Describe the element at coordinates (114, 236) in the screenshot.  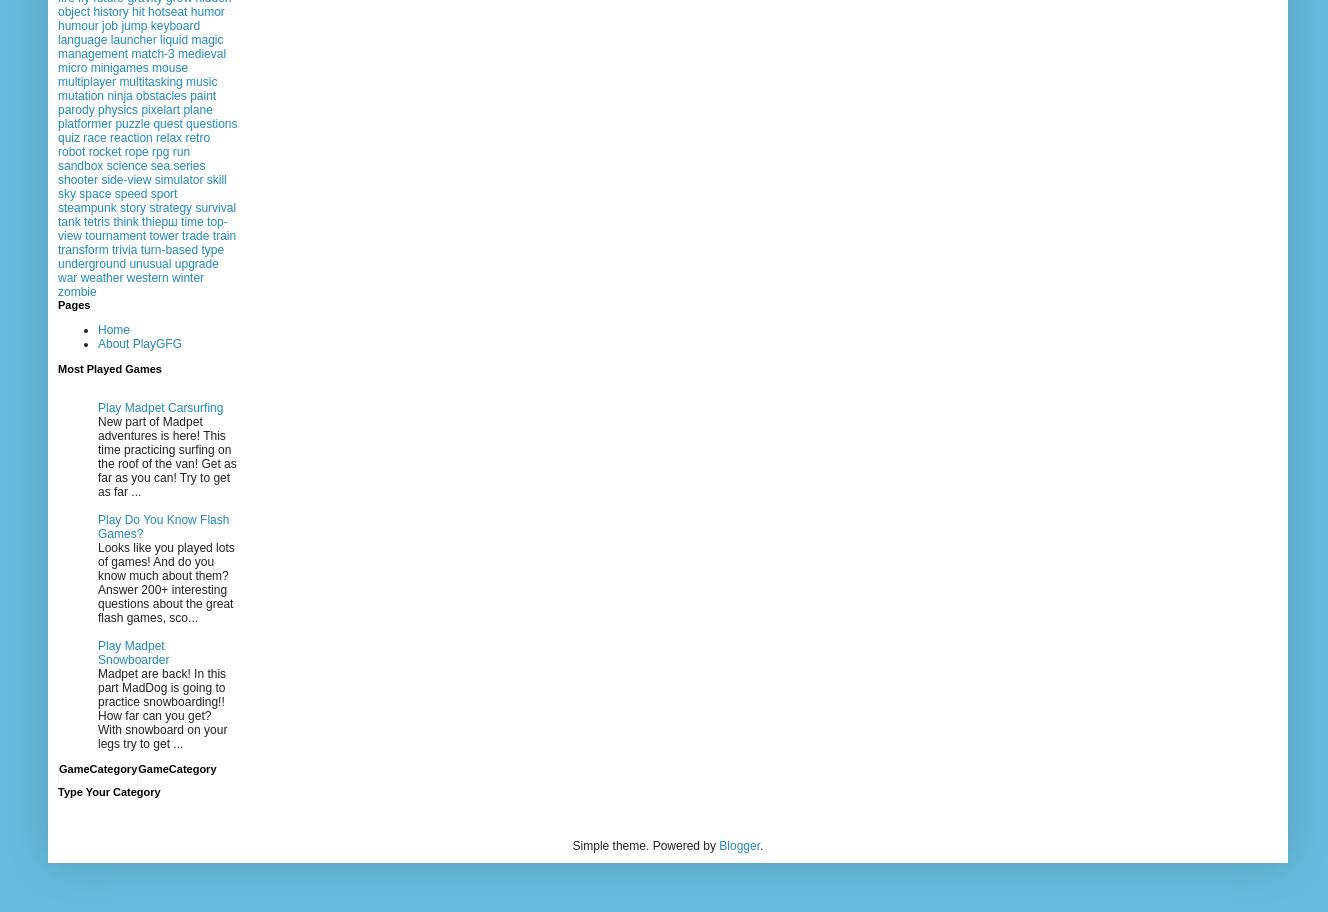
I see `'tournament'` at that location.